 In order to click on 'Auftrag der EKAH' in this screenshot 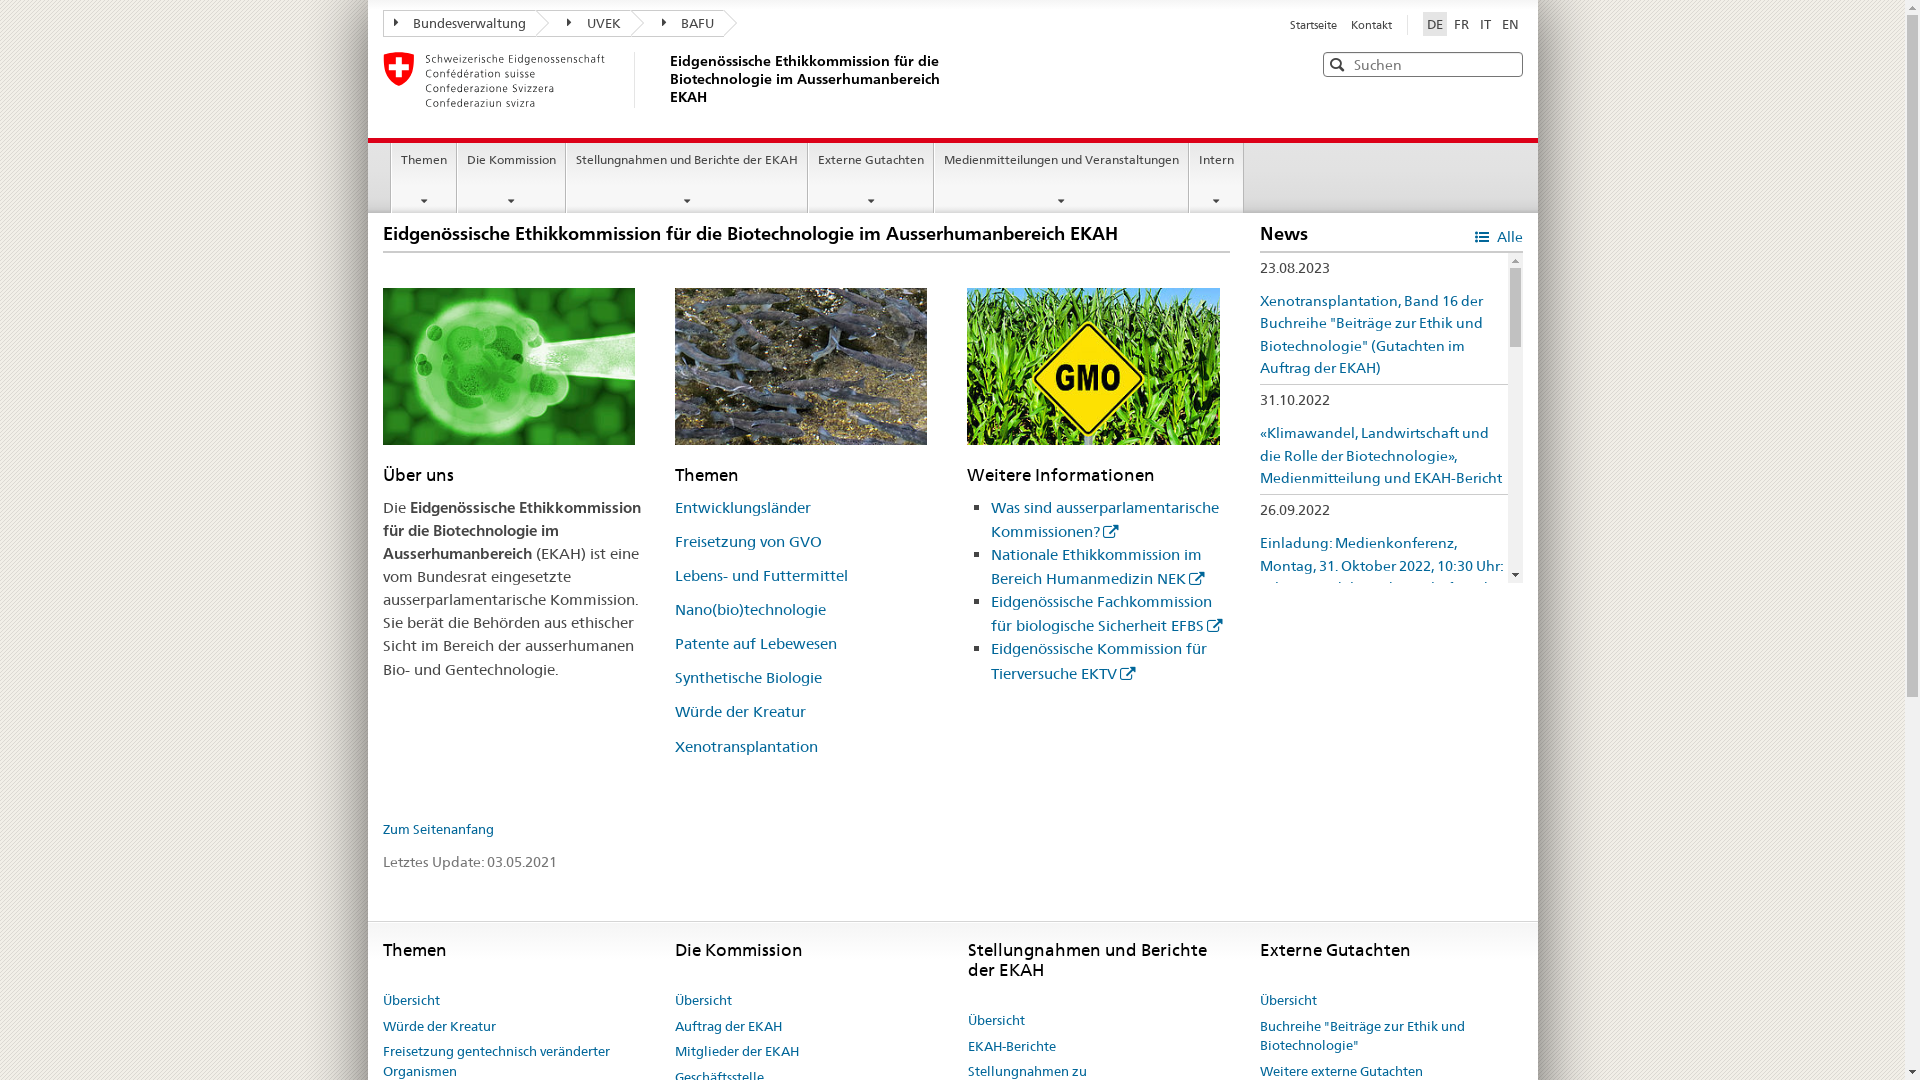, I will do `click(675, 1026)`.